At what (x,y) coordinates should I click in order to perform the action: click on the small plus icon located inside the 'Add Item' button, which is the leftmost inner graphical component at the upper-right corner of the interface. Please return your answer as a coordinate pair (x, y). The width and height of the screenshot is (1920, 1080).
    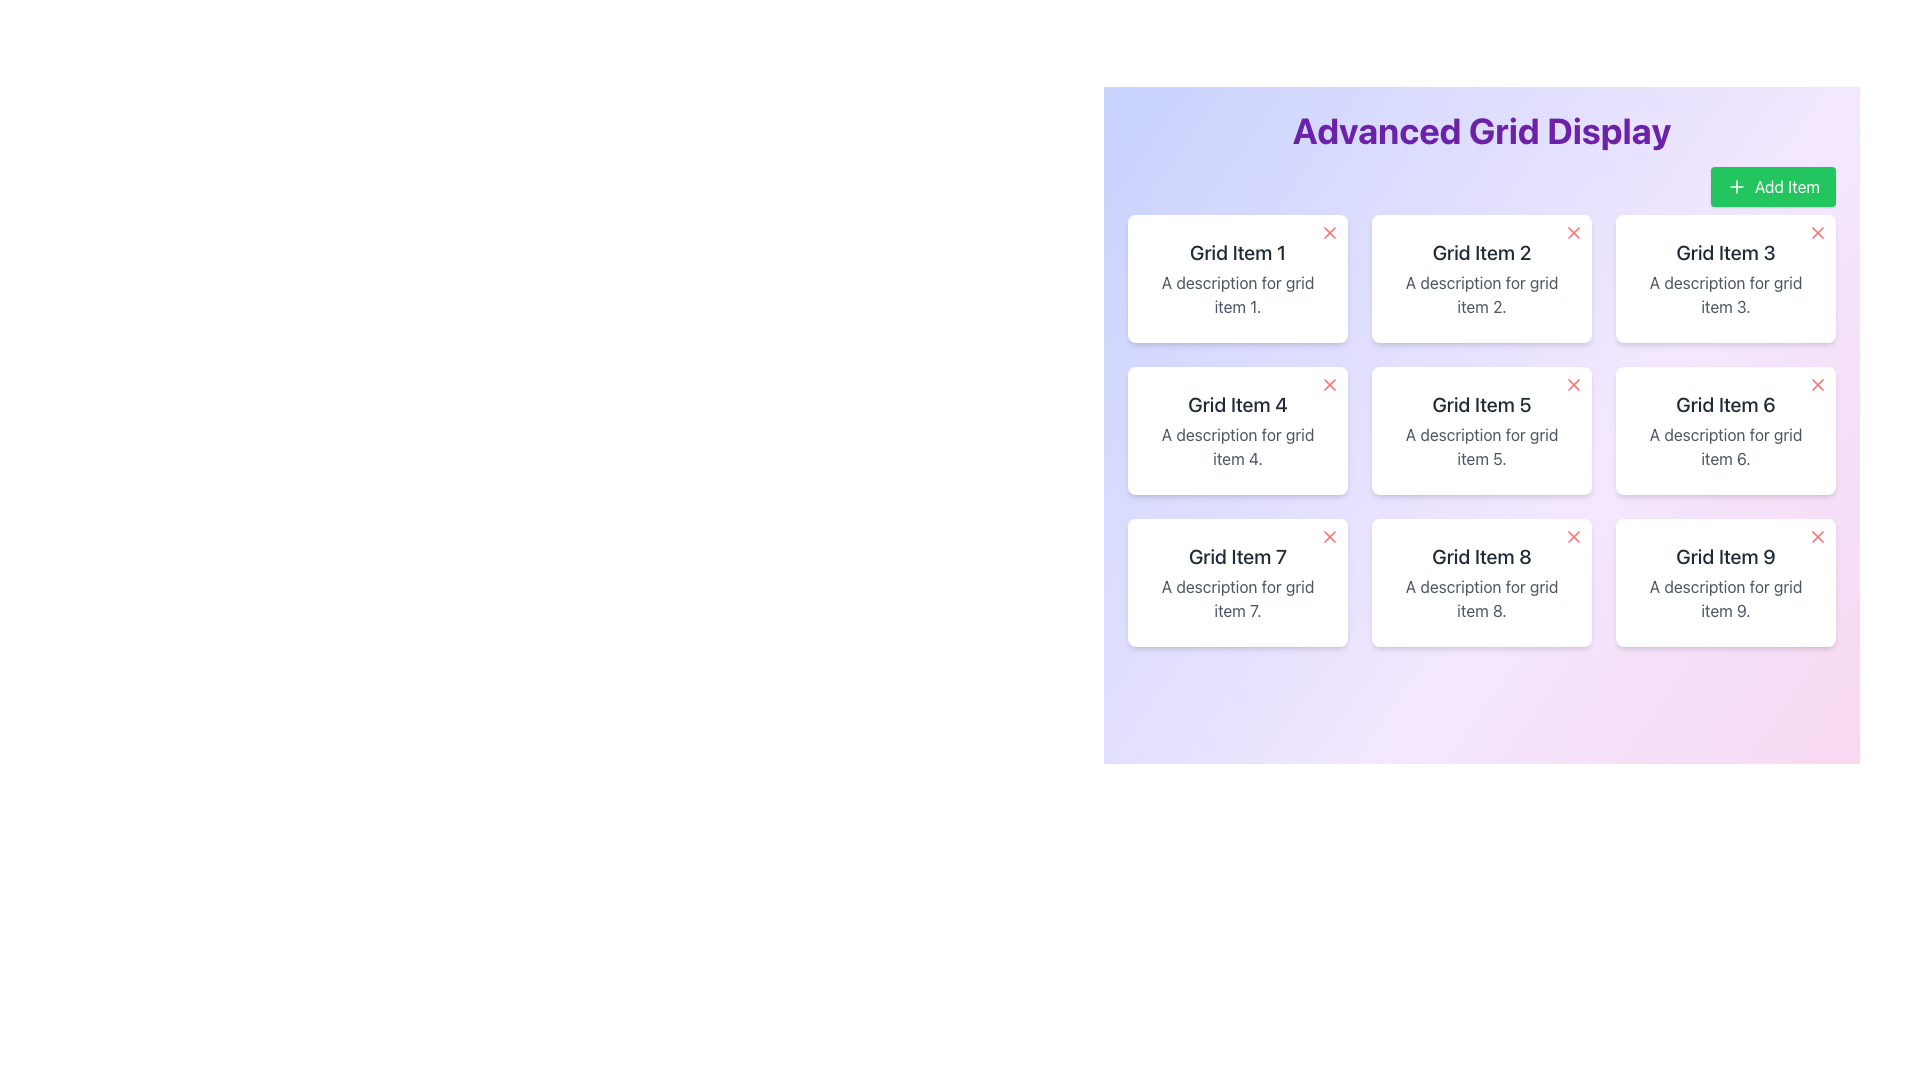
    Looking at the image, I should click on (1736, 186).